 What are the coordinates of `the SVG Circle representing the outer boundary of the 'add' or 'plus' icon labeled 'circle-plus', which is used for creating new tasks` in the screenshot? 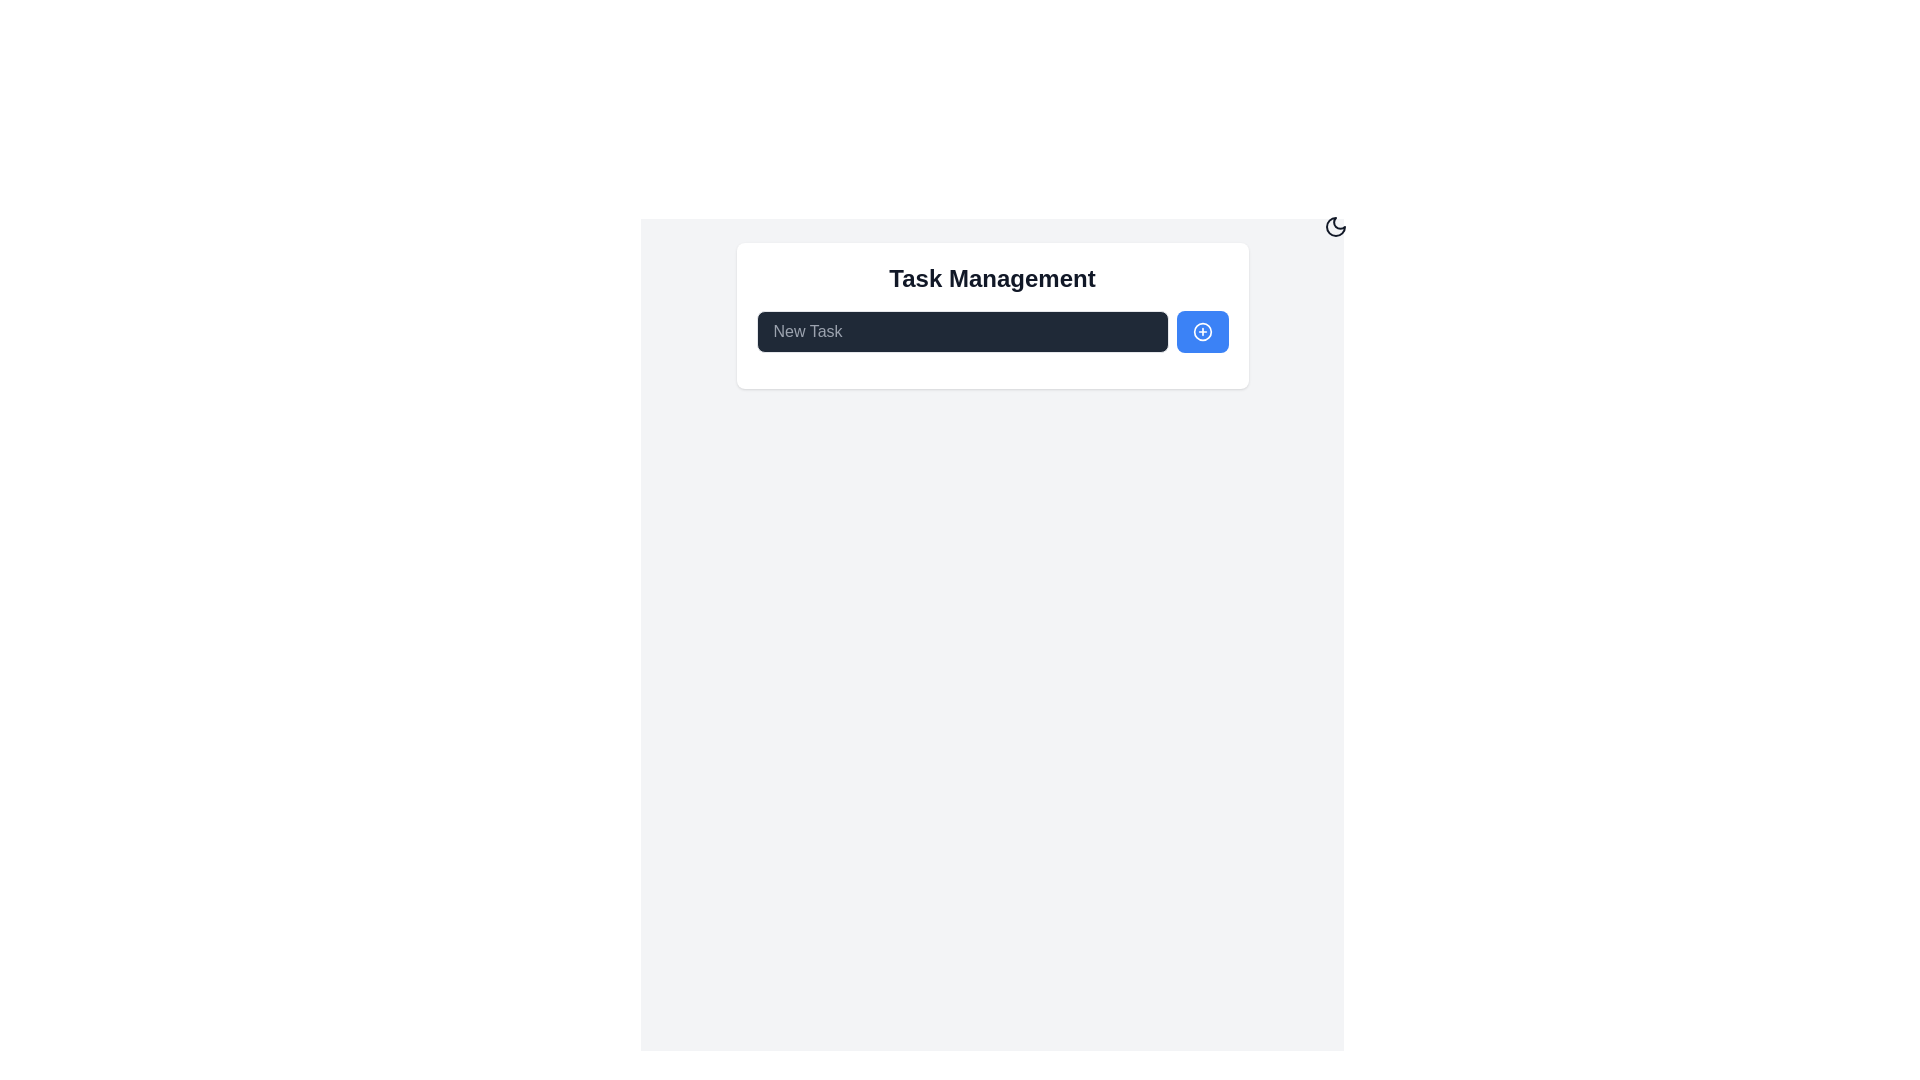 It's located at (1201, 330).